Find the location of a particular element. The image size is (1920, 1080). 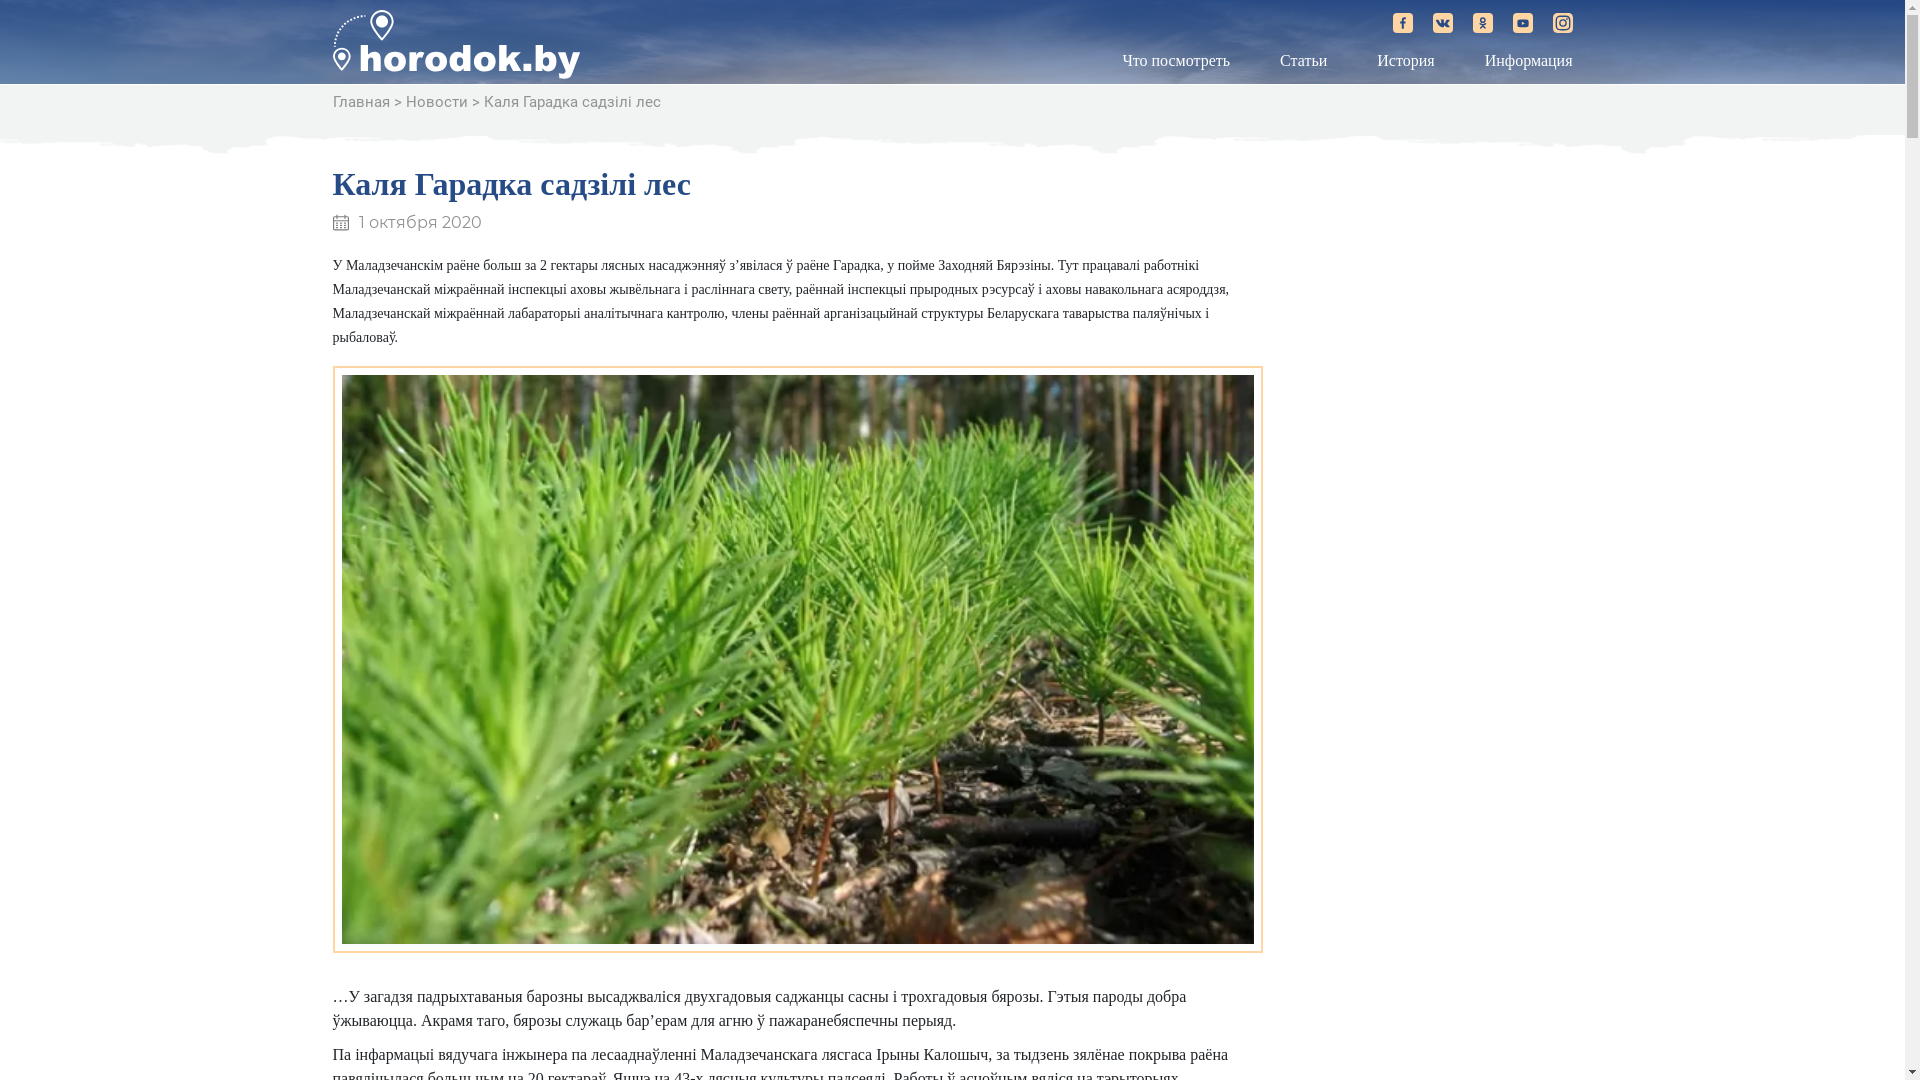

'horodok.by on Facebook' is located at coordinates (1391, 23).